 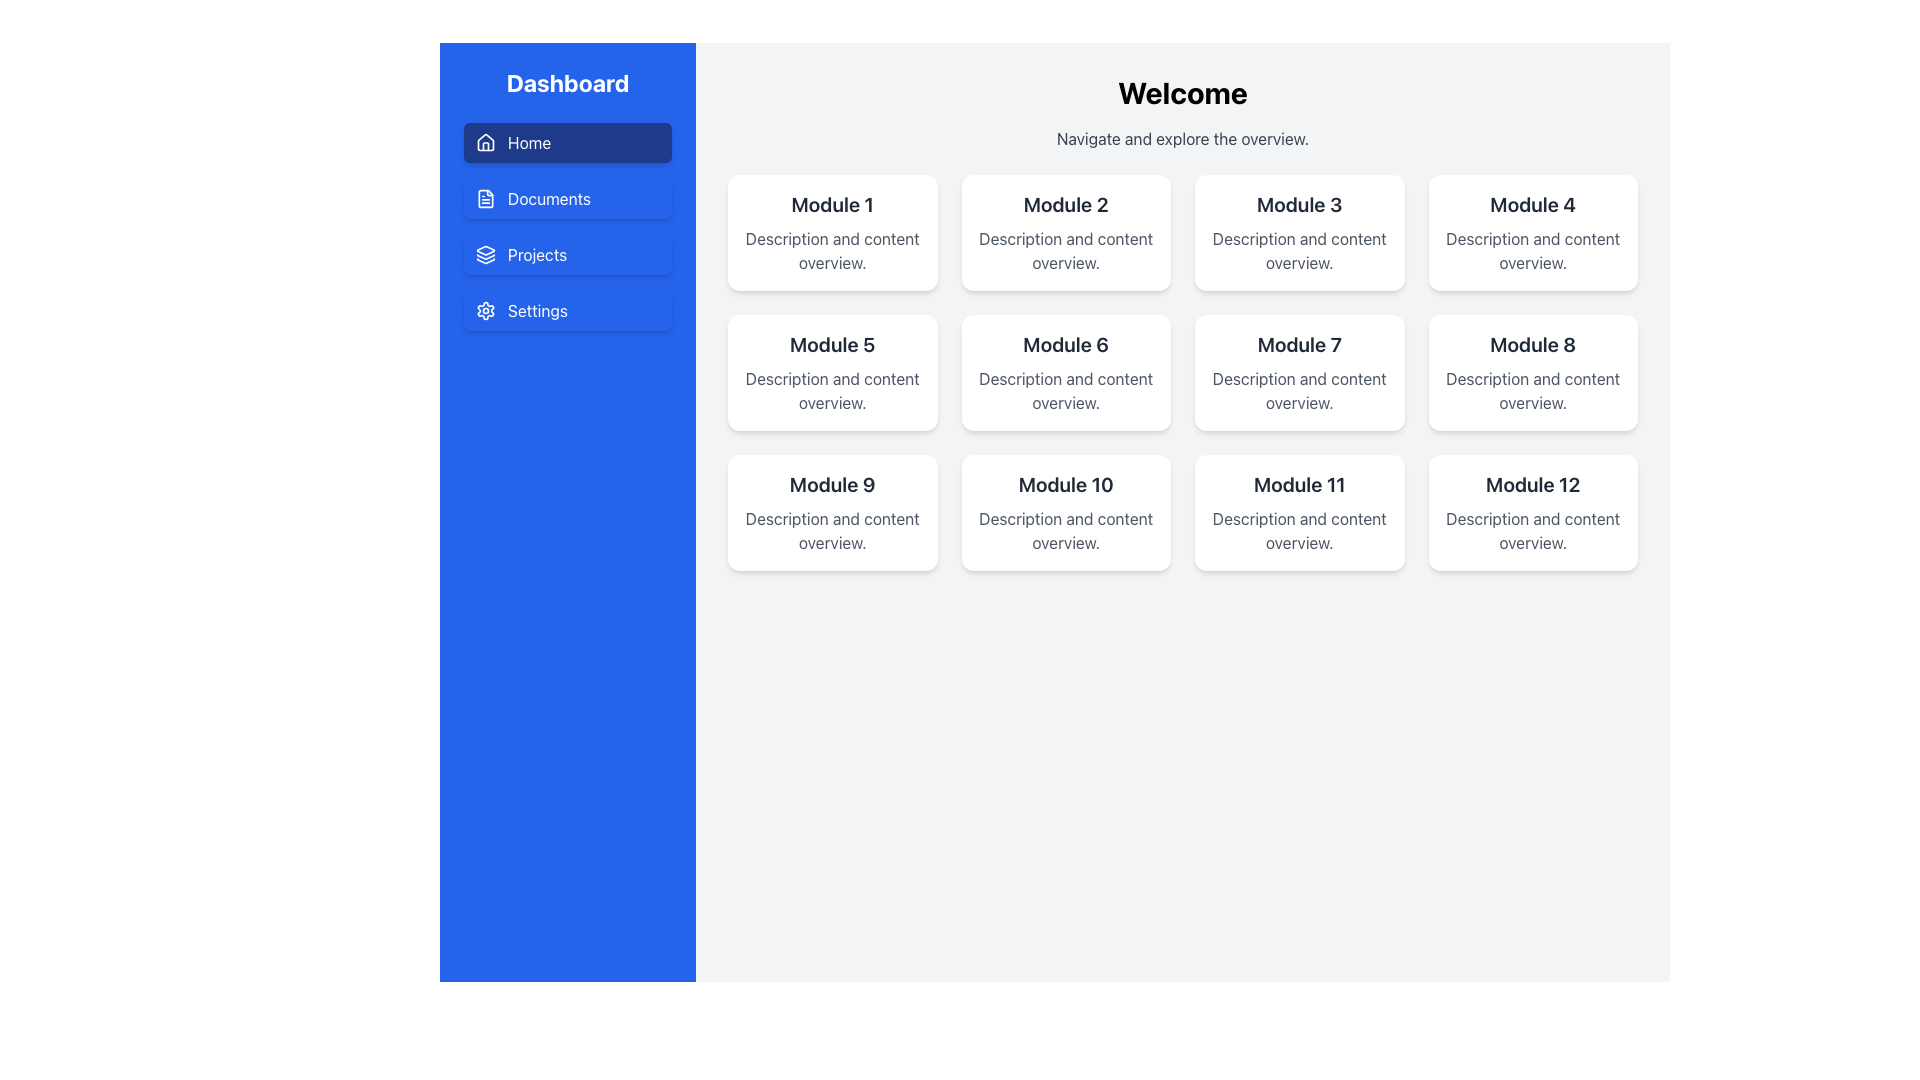 I want to click on the Text Label representing the title of 'Module 6', which is located in the second card of the second row in a 4x3 grid layout, so click(x=1065, y=343).